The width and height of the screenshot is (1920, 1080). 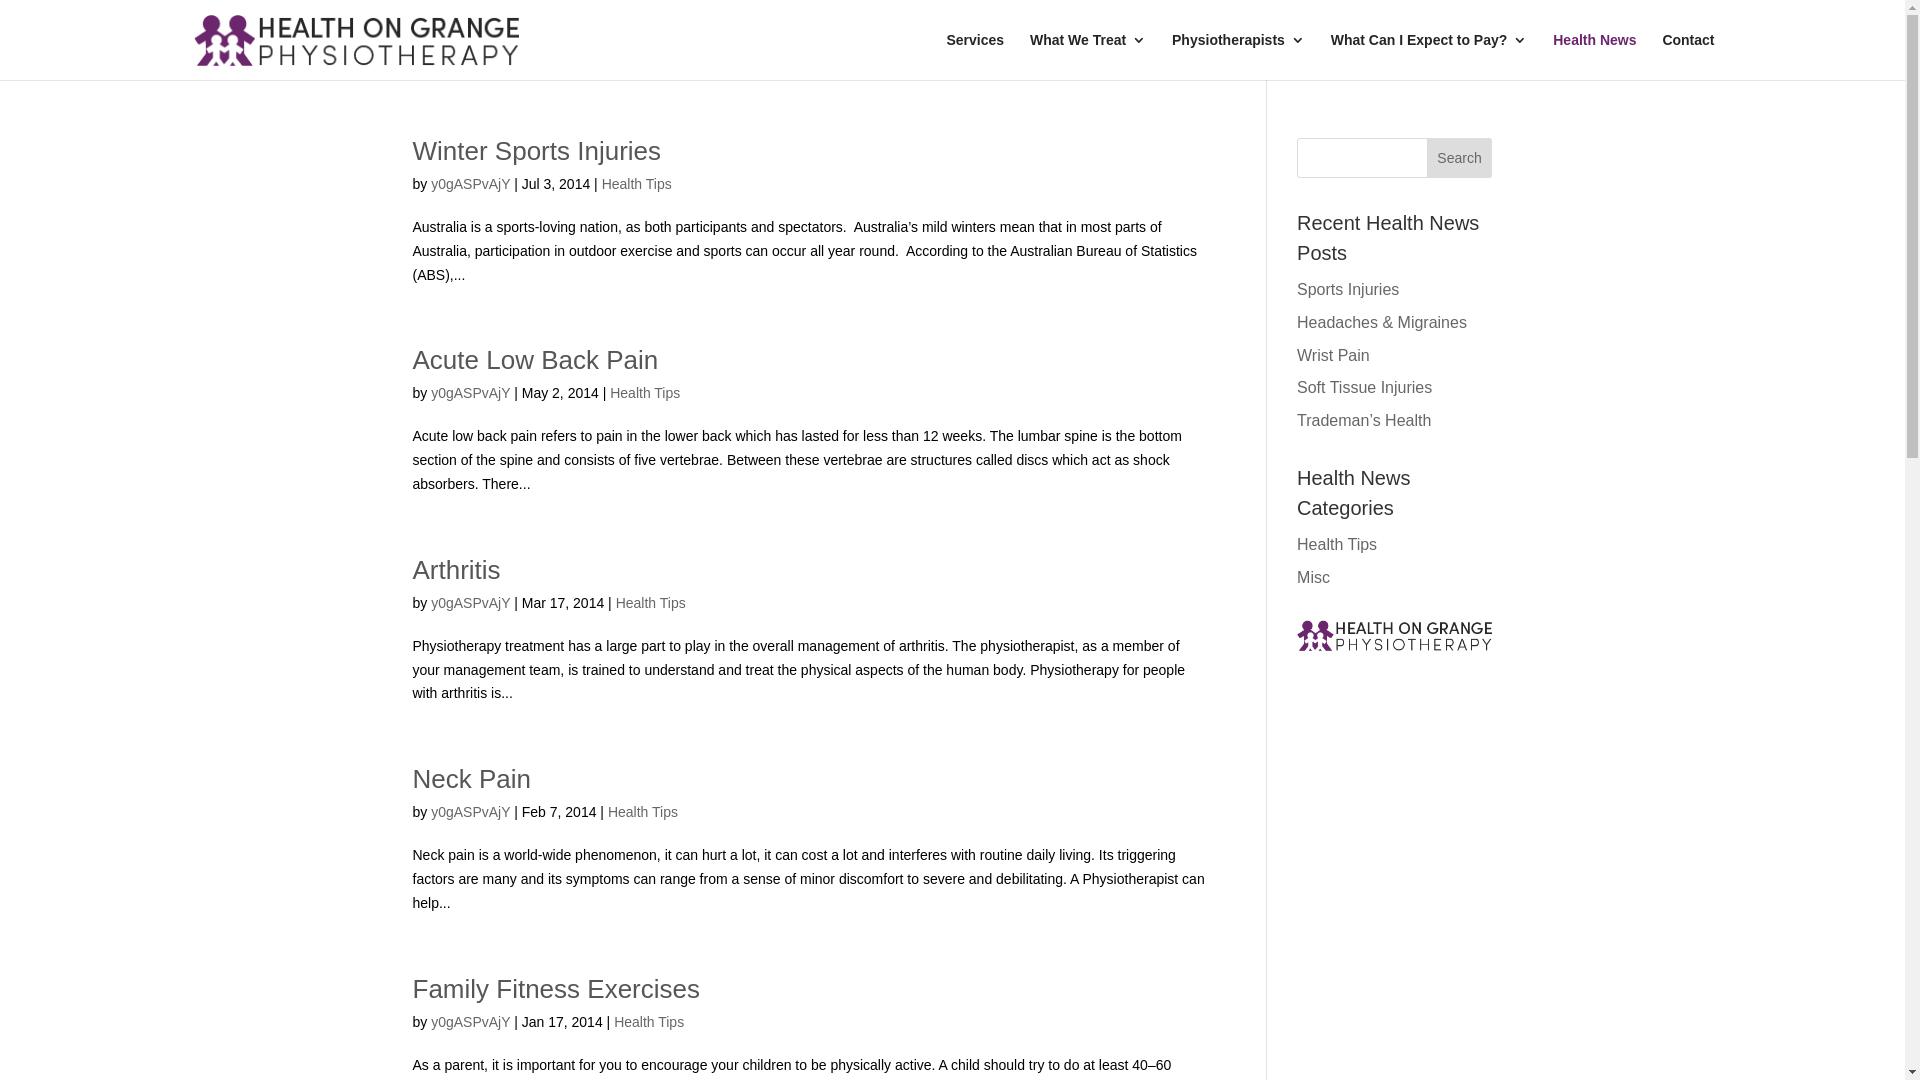 What do you see at coordinates (1593, 55) in the screenshot?
I see `'Health News'` at bounding box center [1593, 55].